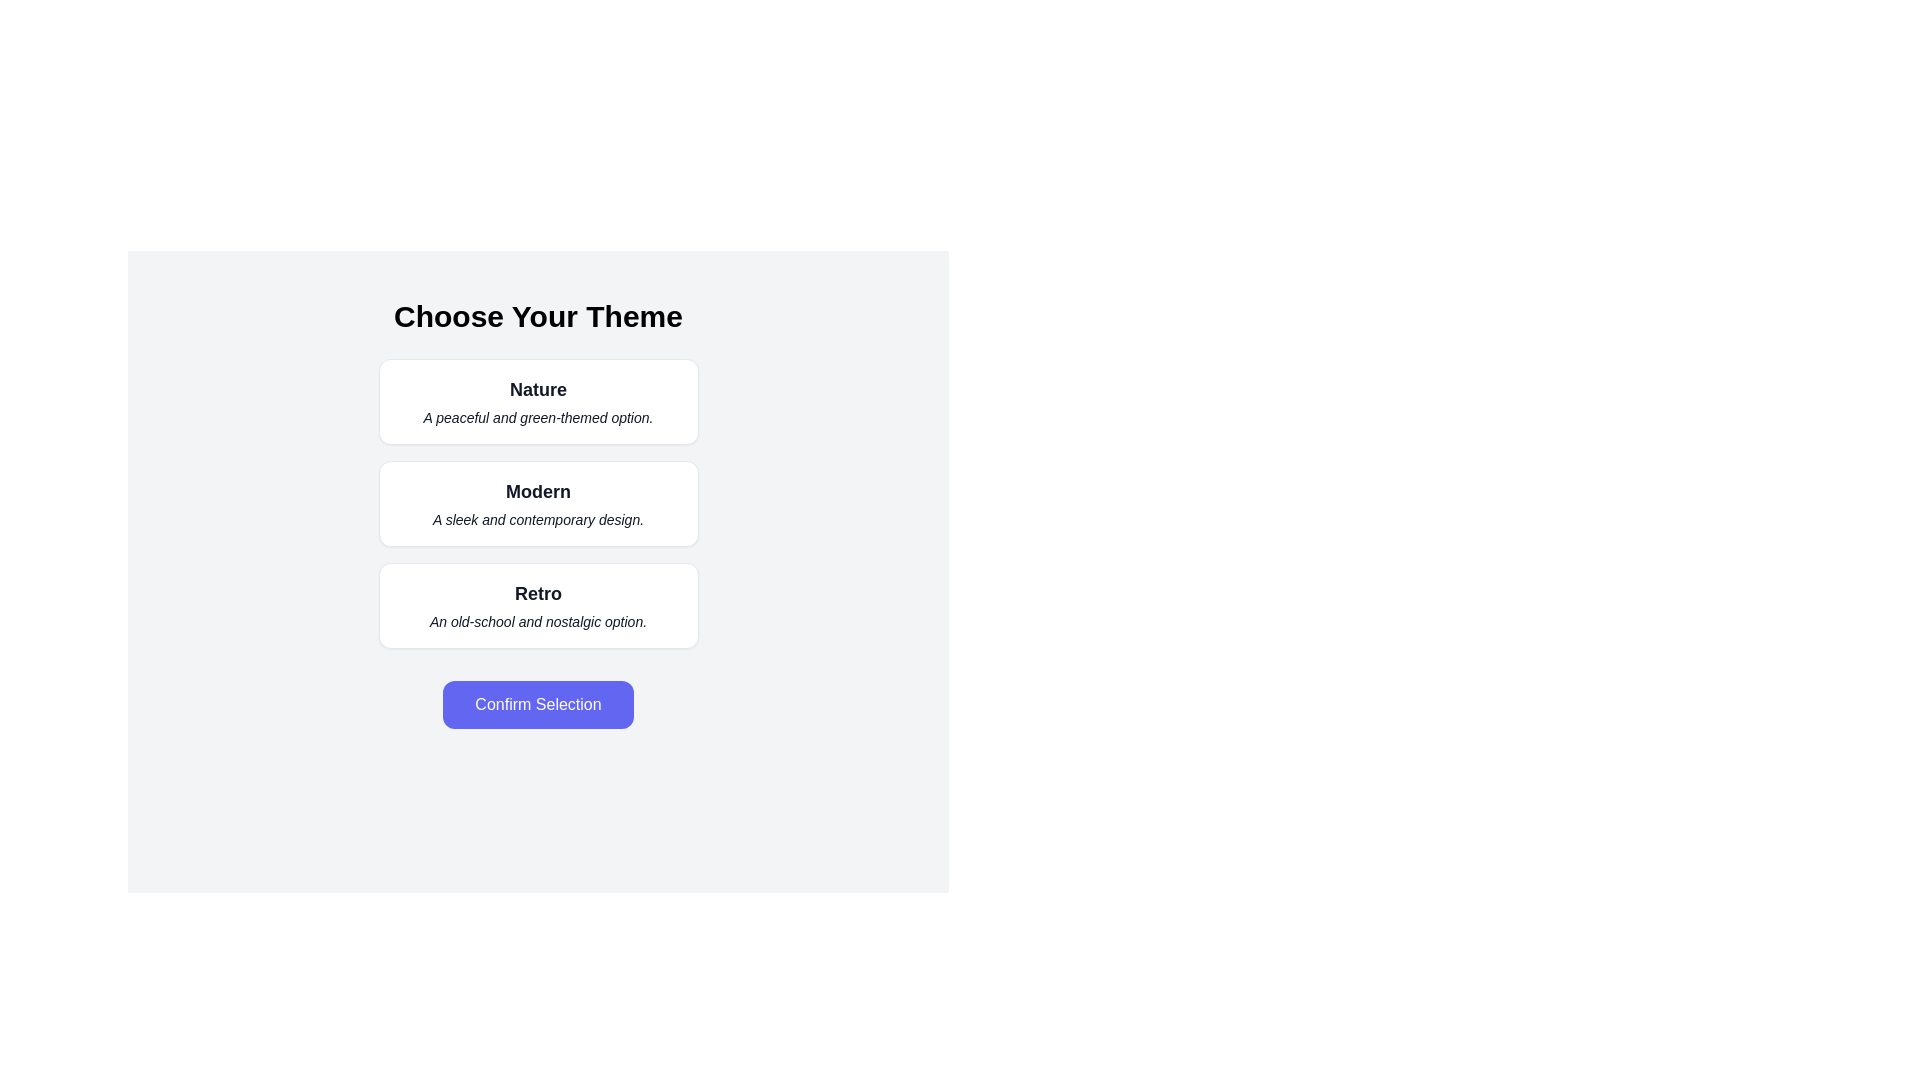 This screenshot has height=1080, width=1920. I want to click on descriptive subtext label located below the 'Modern' title, which is centered within the middle white card of the three options, so click(538, 519).